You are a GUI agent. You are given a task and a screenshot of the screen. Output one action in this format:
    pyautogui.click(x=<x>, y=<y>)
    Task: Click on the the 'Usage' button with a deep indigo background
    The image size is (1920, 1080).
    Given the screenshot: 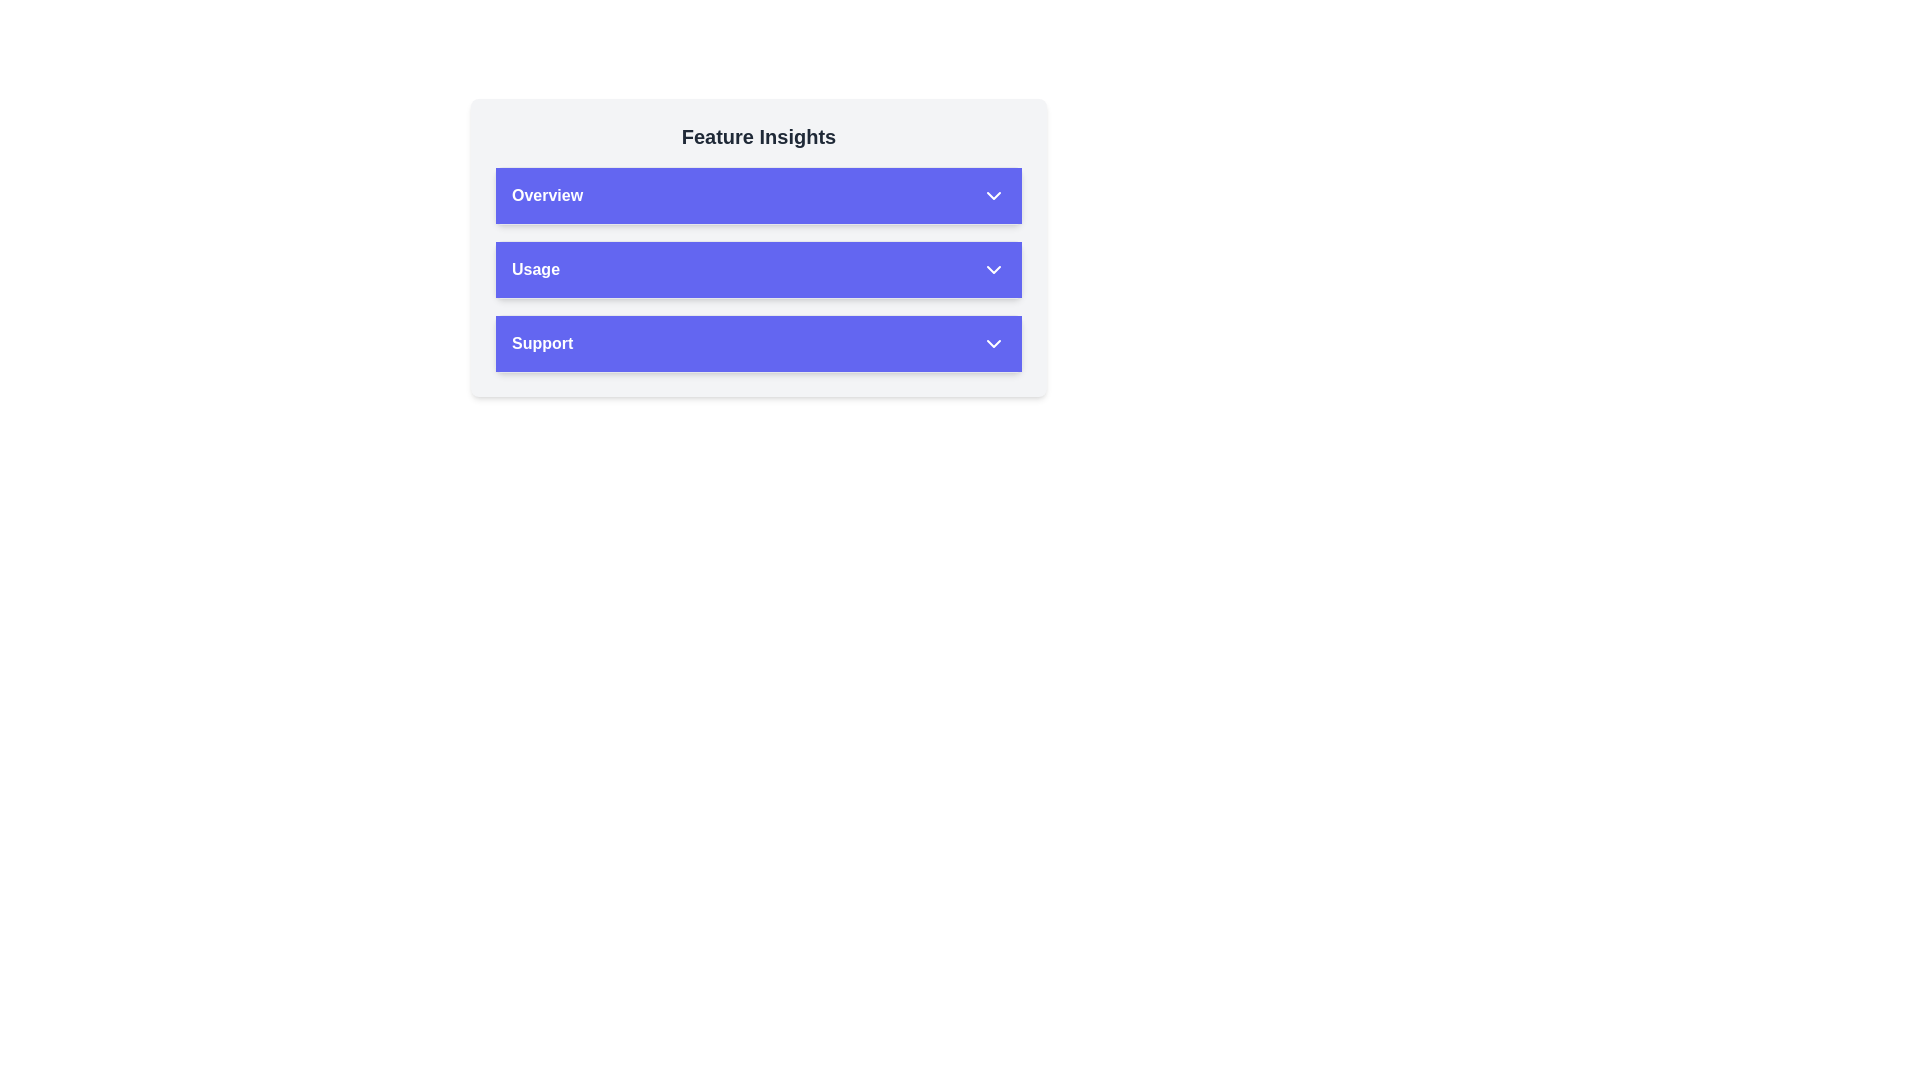 What is the action you would take?
    pyautogui.click(x=757, y=270)
    